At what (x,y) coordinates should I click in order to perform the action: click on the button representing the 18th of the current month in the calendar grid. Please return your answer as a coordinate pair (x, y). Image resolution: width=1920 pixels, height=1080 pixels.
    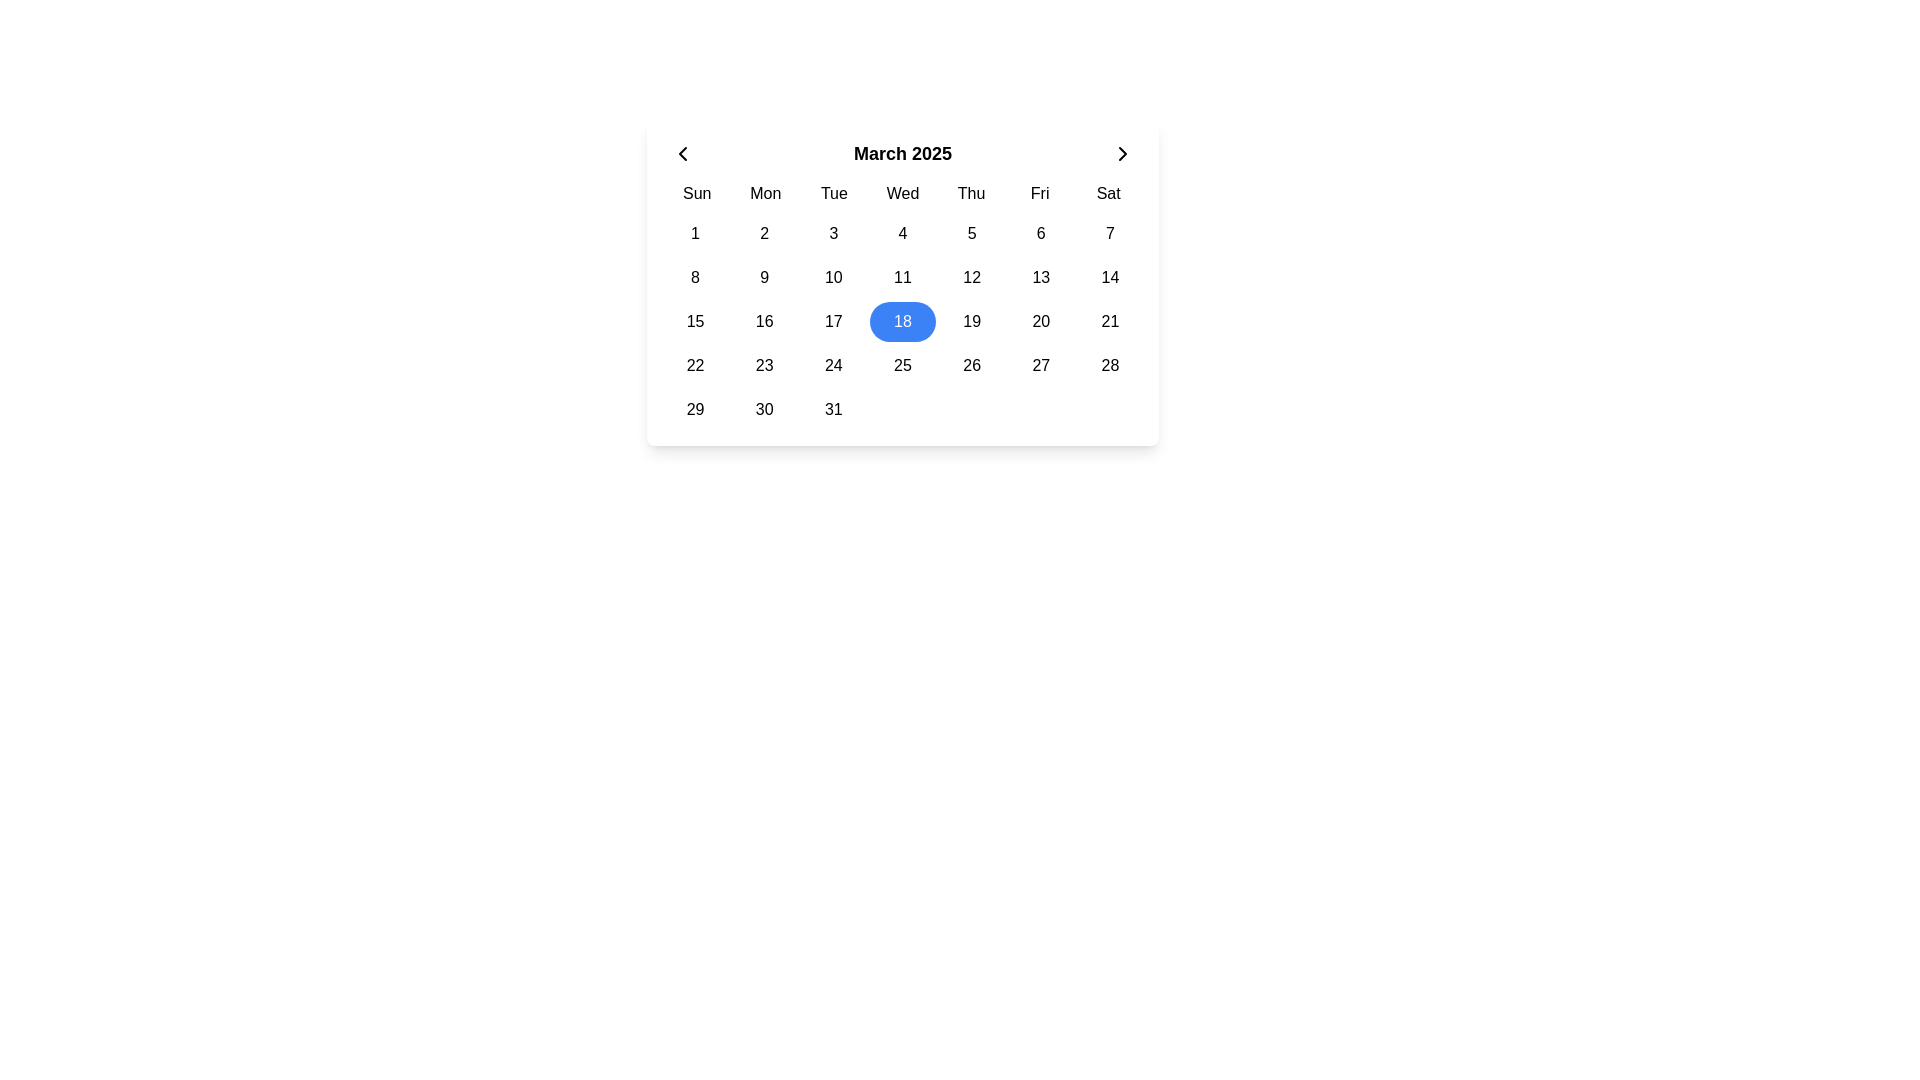
    Looking at the image, I should click on (901, 320).